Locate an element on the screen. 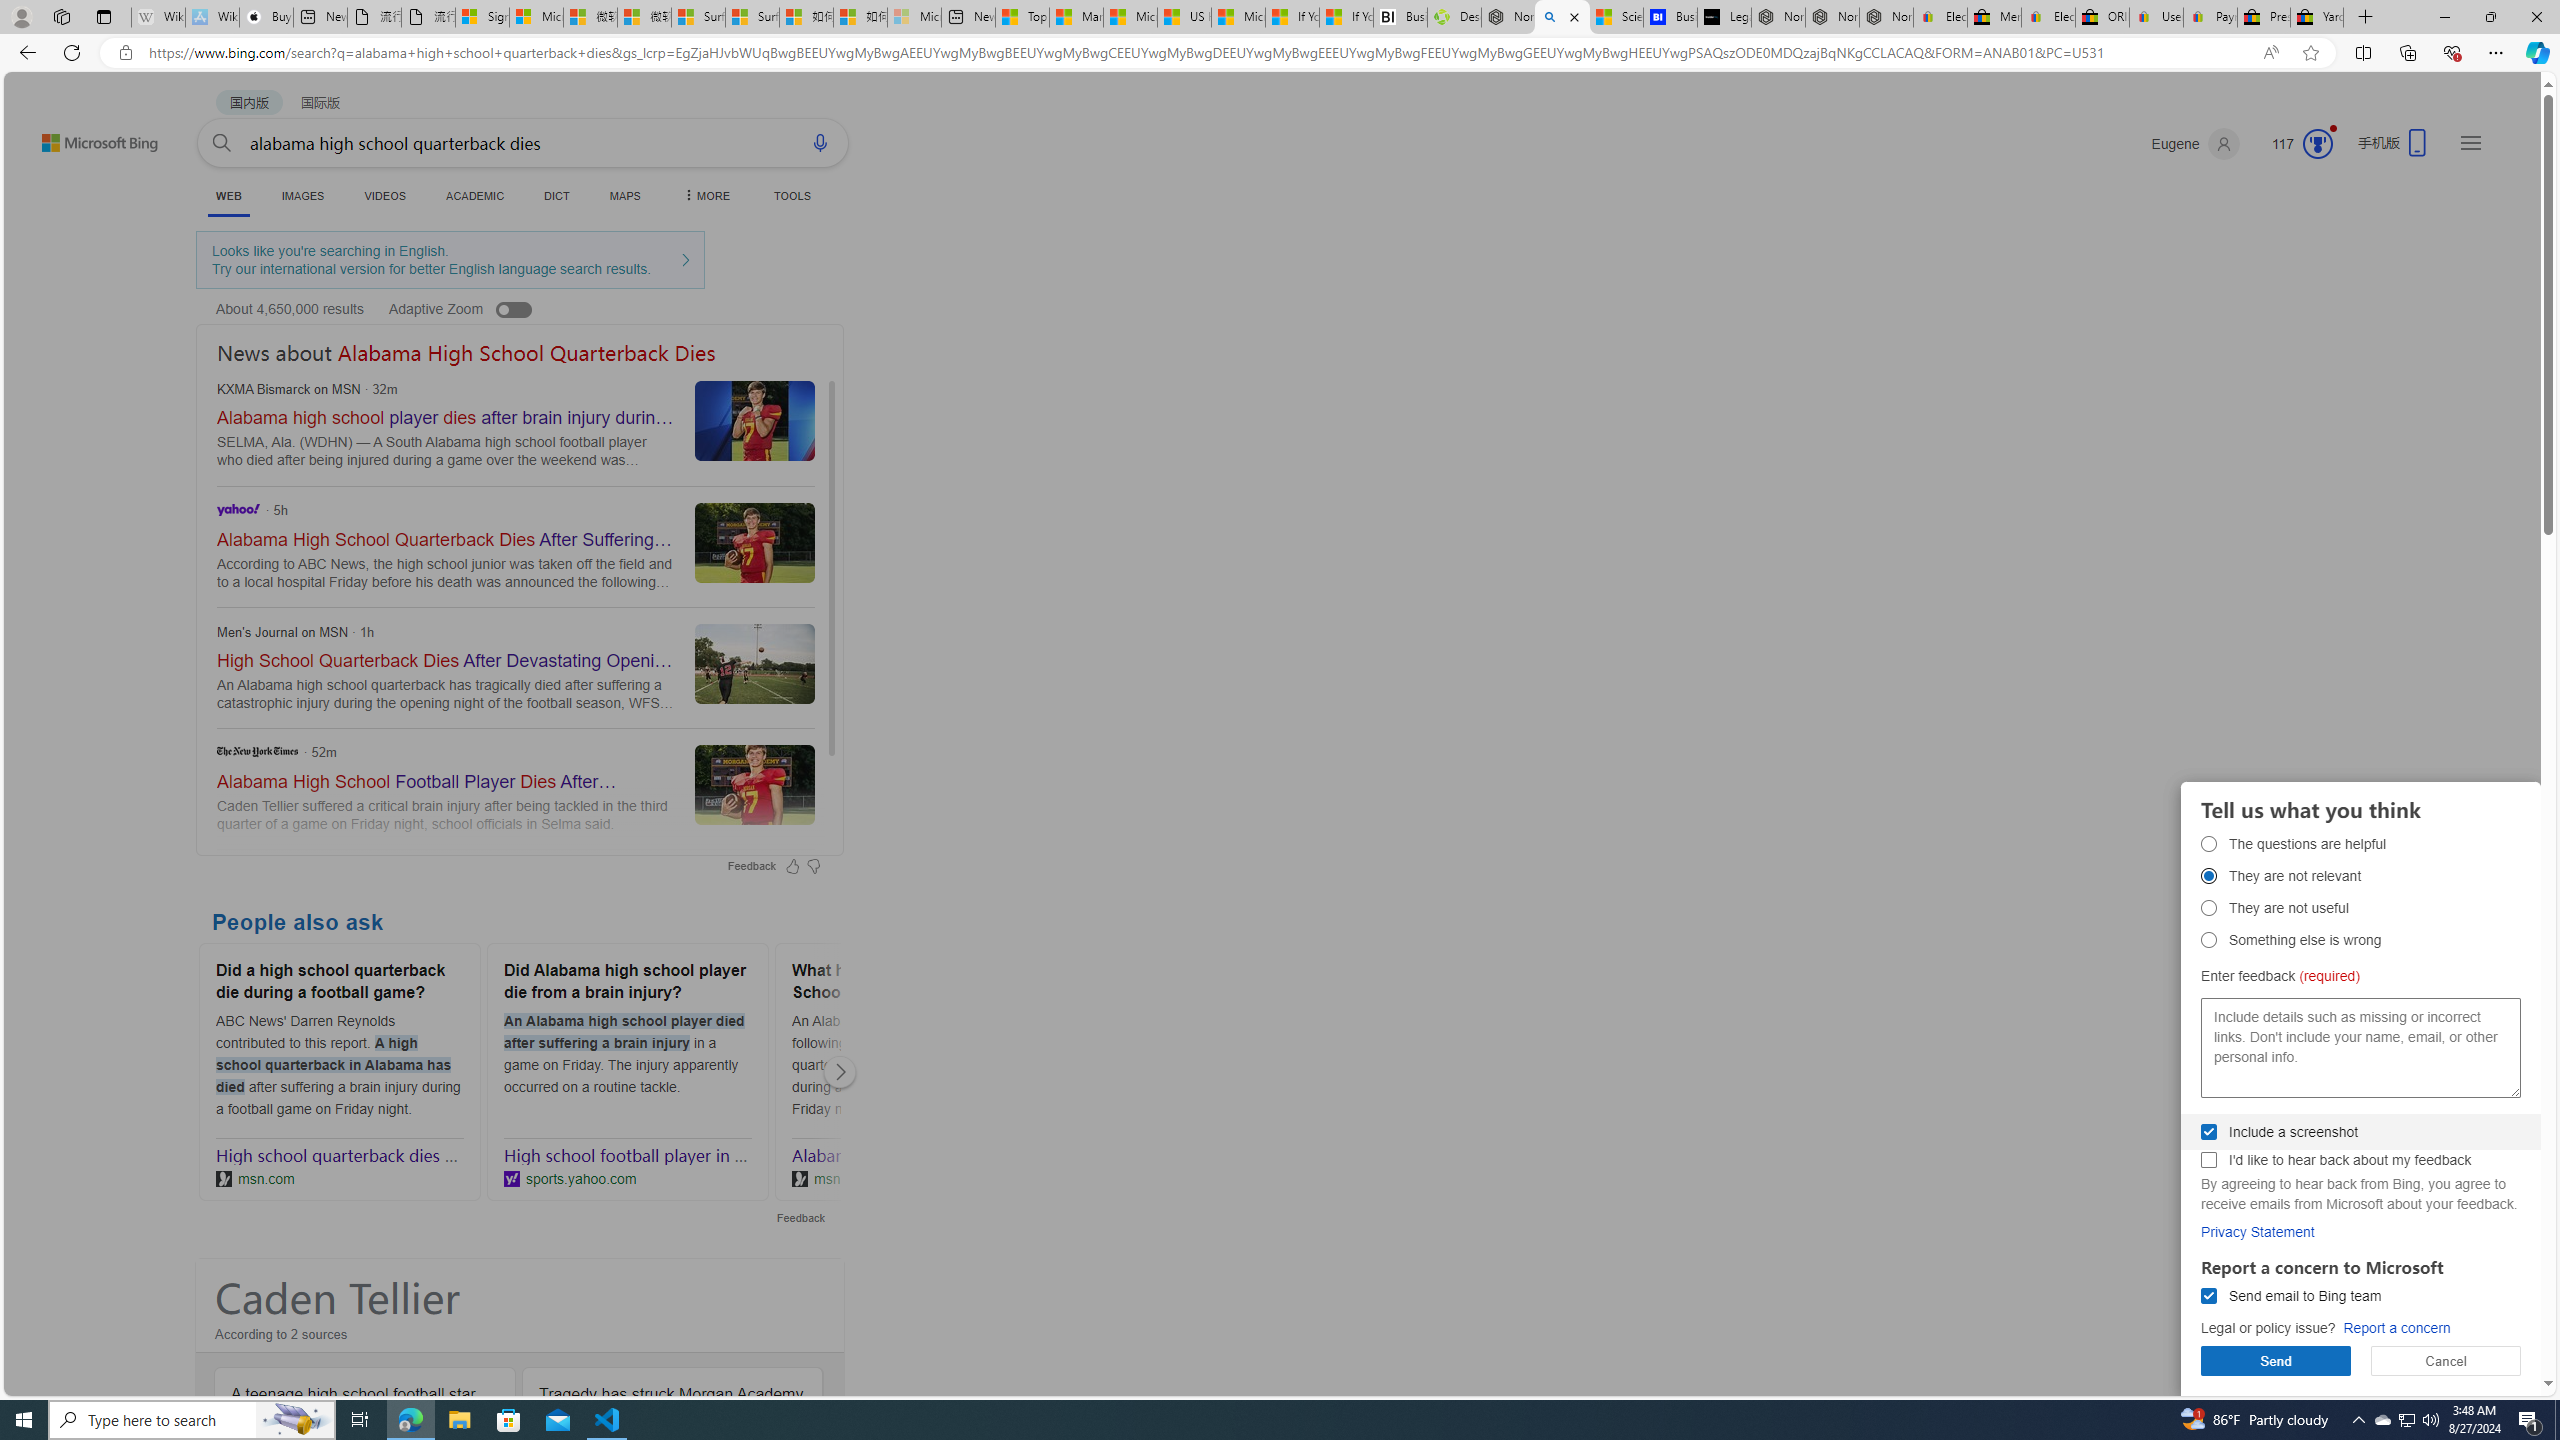 The height and width of the screenshot is (1440, 2560). 'The questions are helpful The questions are helpful' is located at coordinates (2209, 843).